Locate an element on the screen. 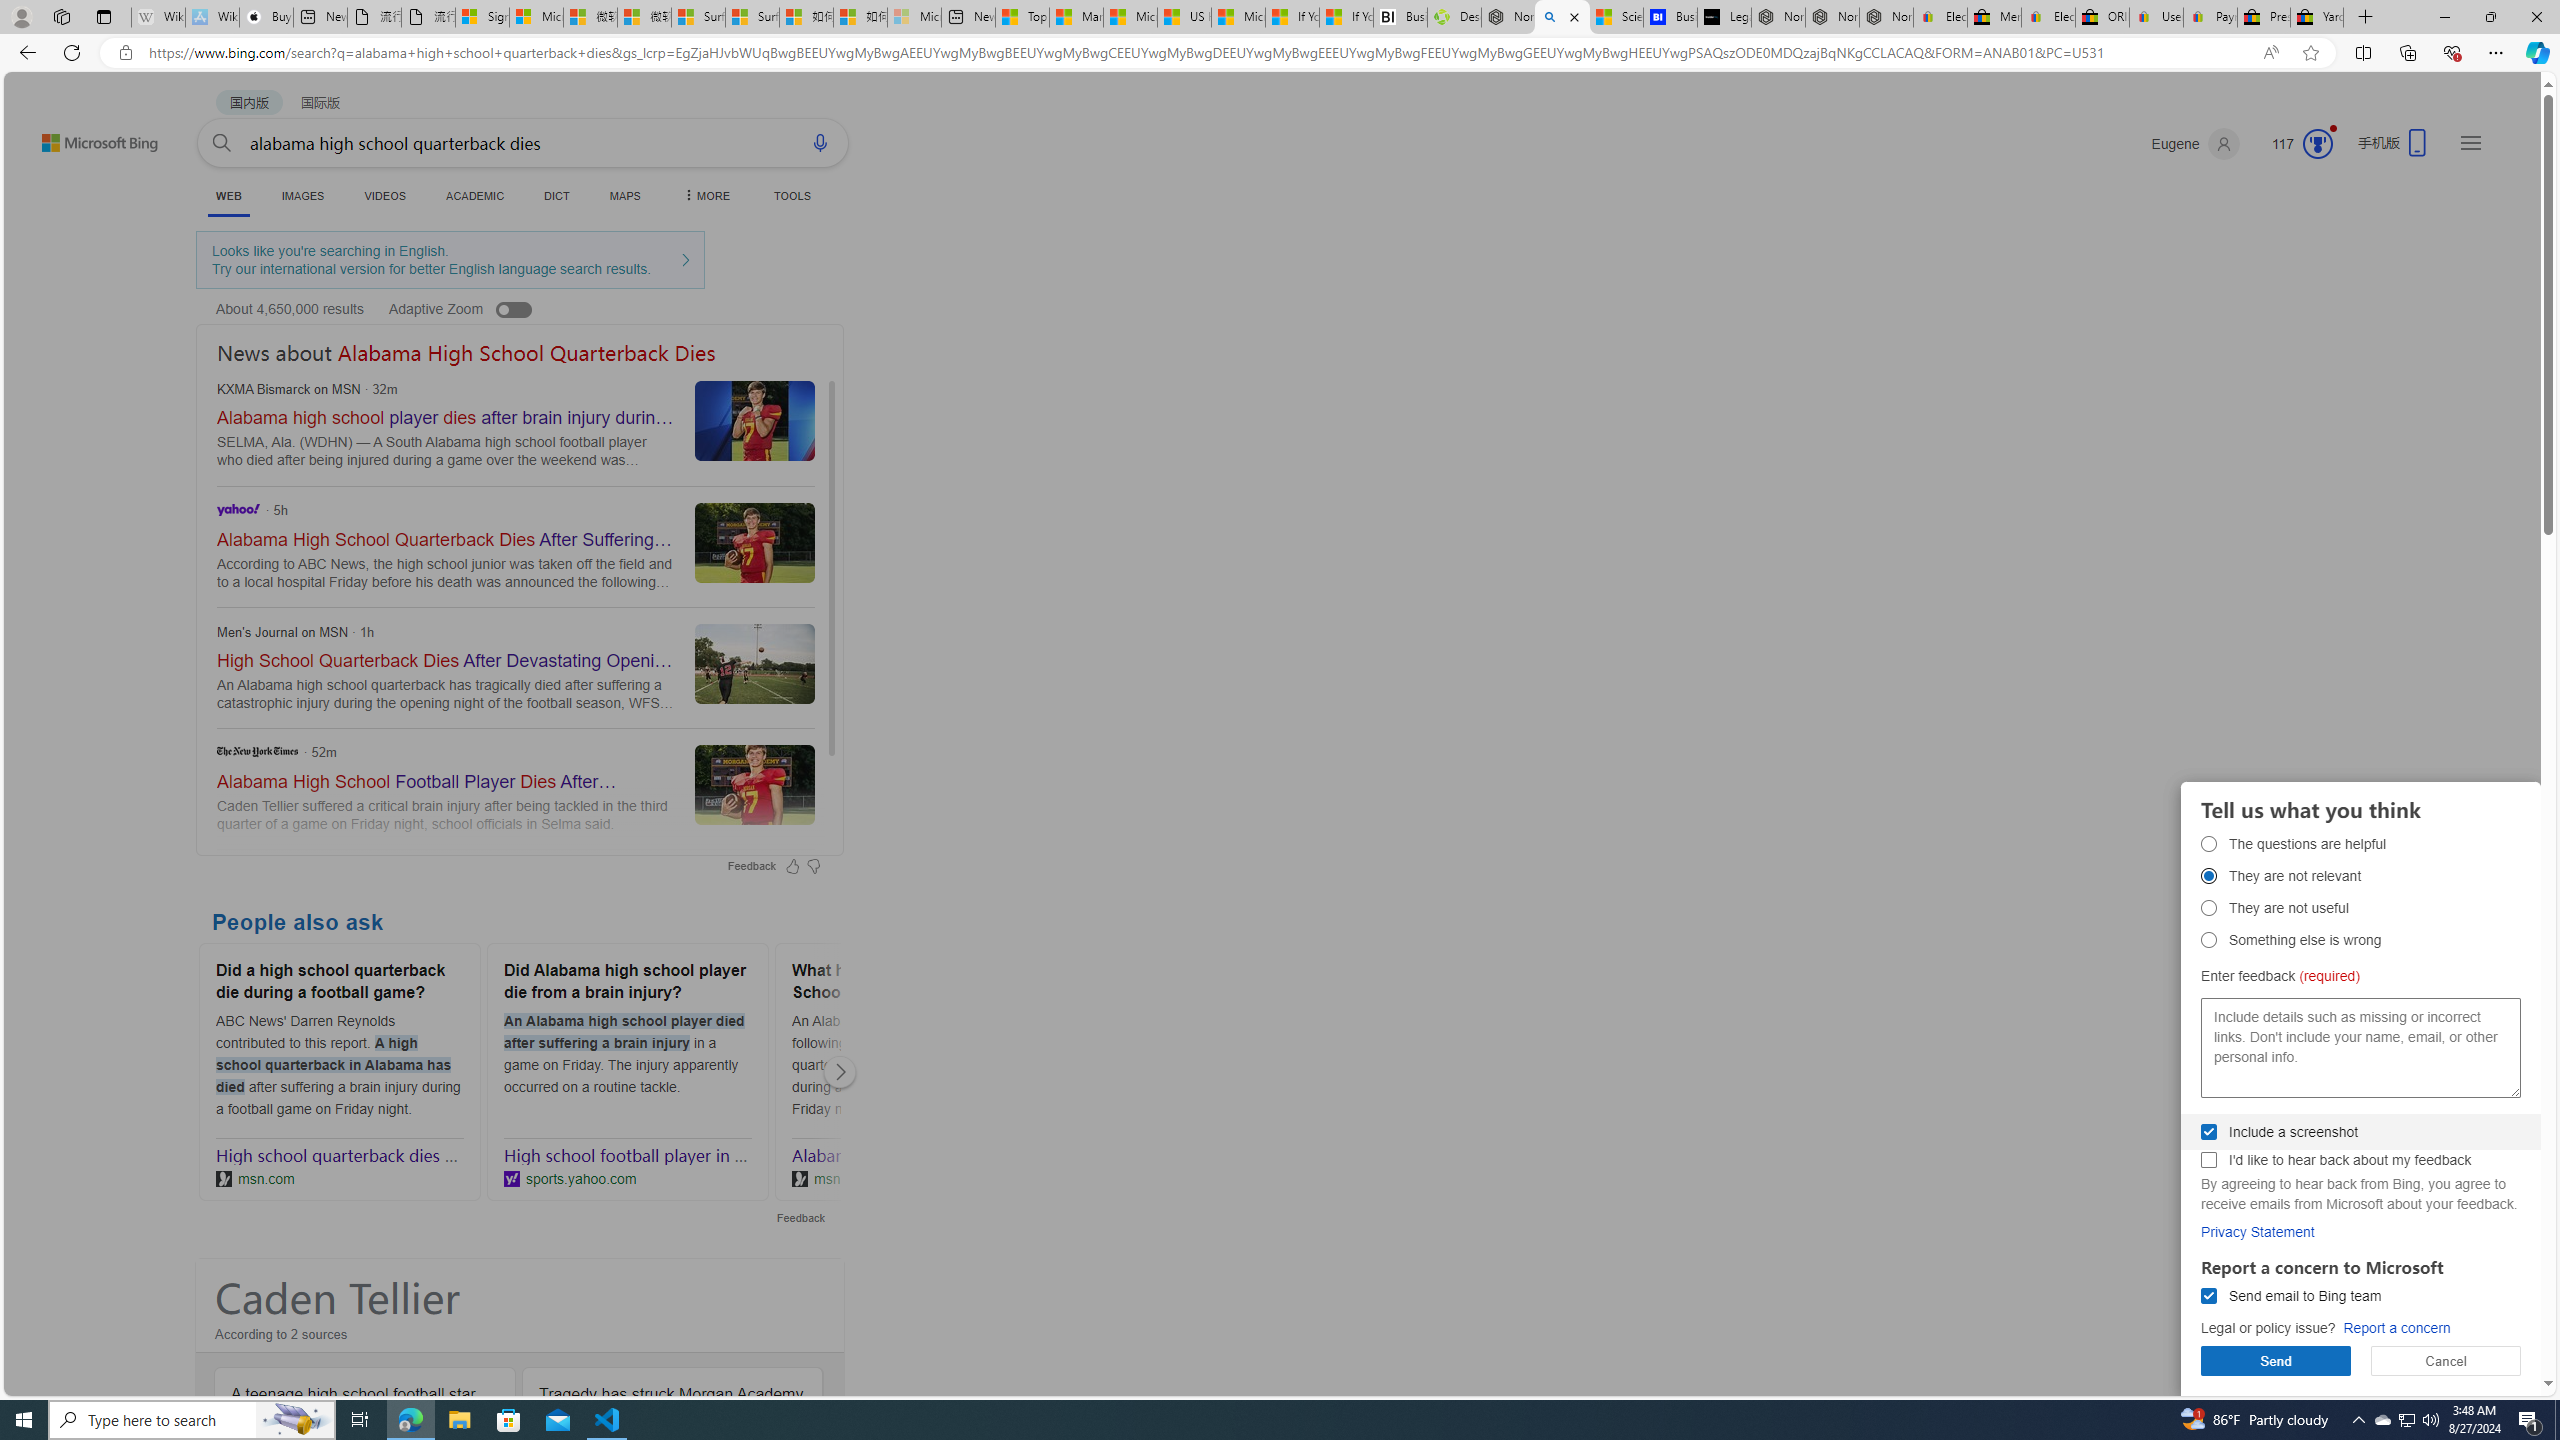 The height and width of the screenshot is (1440, 2560). 'The questions are helpful The questions are helpful' is located at coordinates (2209, 843).